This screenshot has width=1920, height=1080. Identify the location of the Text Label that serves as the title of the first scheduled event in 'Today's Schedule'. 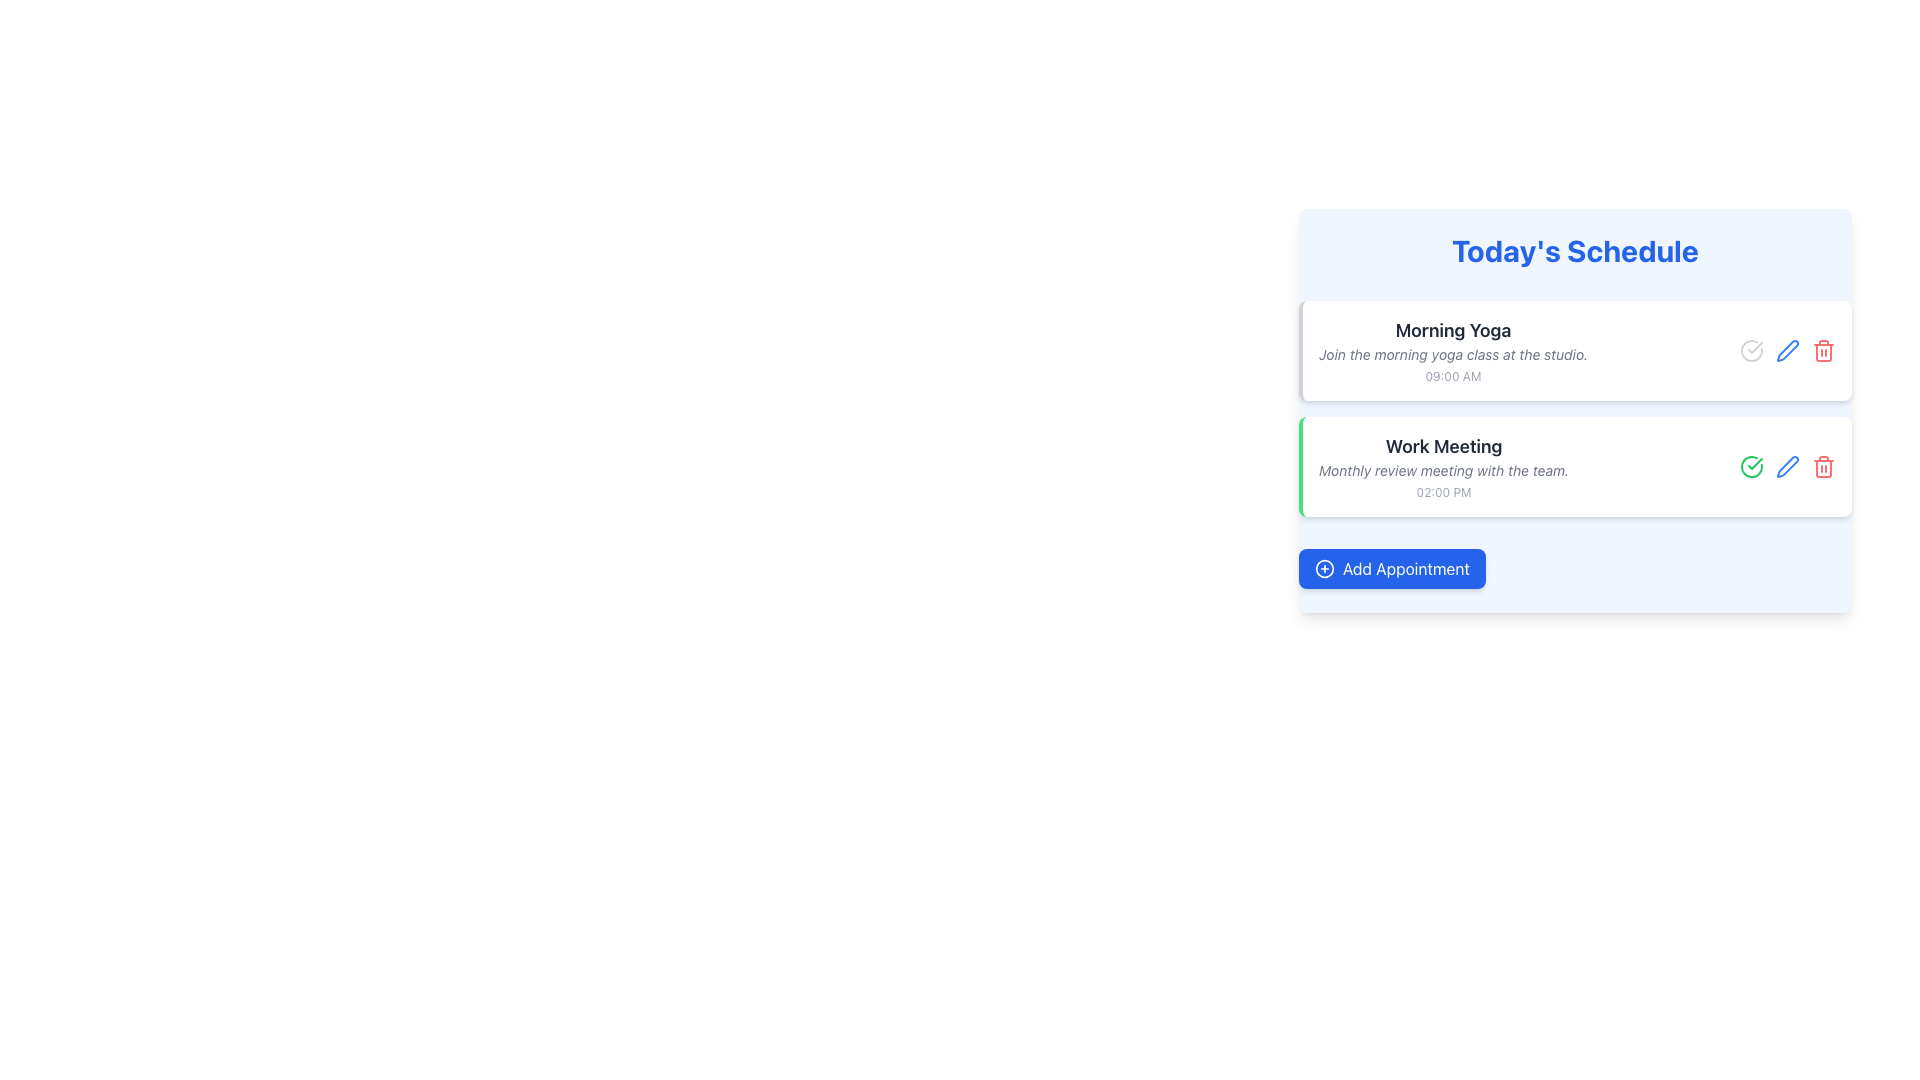
(1453, 330).